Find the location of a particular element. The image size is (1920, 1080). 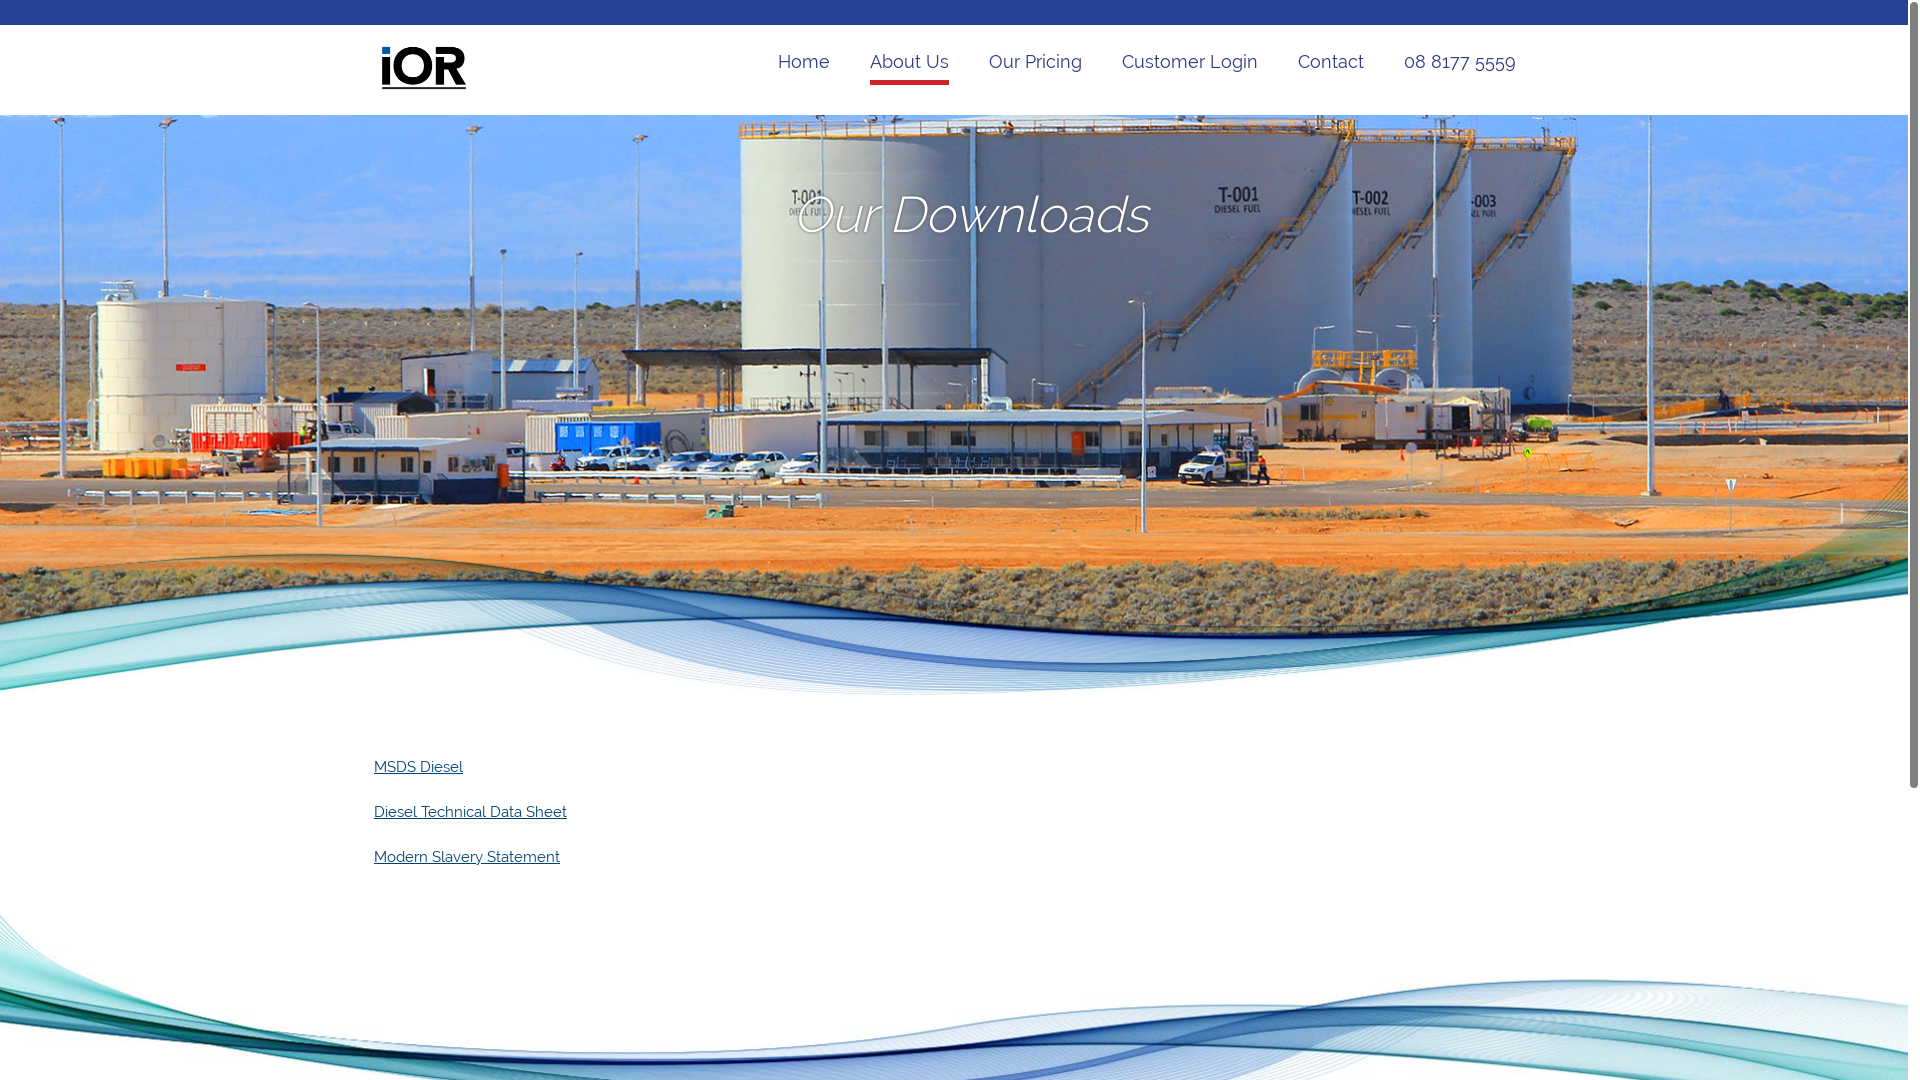

'IOR Terminals' is located at coordinates (422, 86).